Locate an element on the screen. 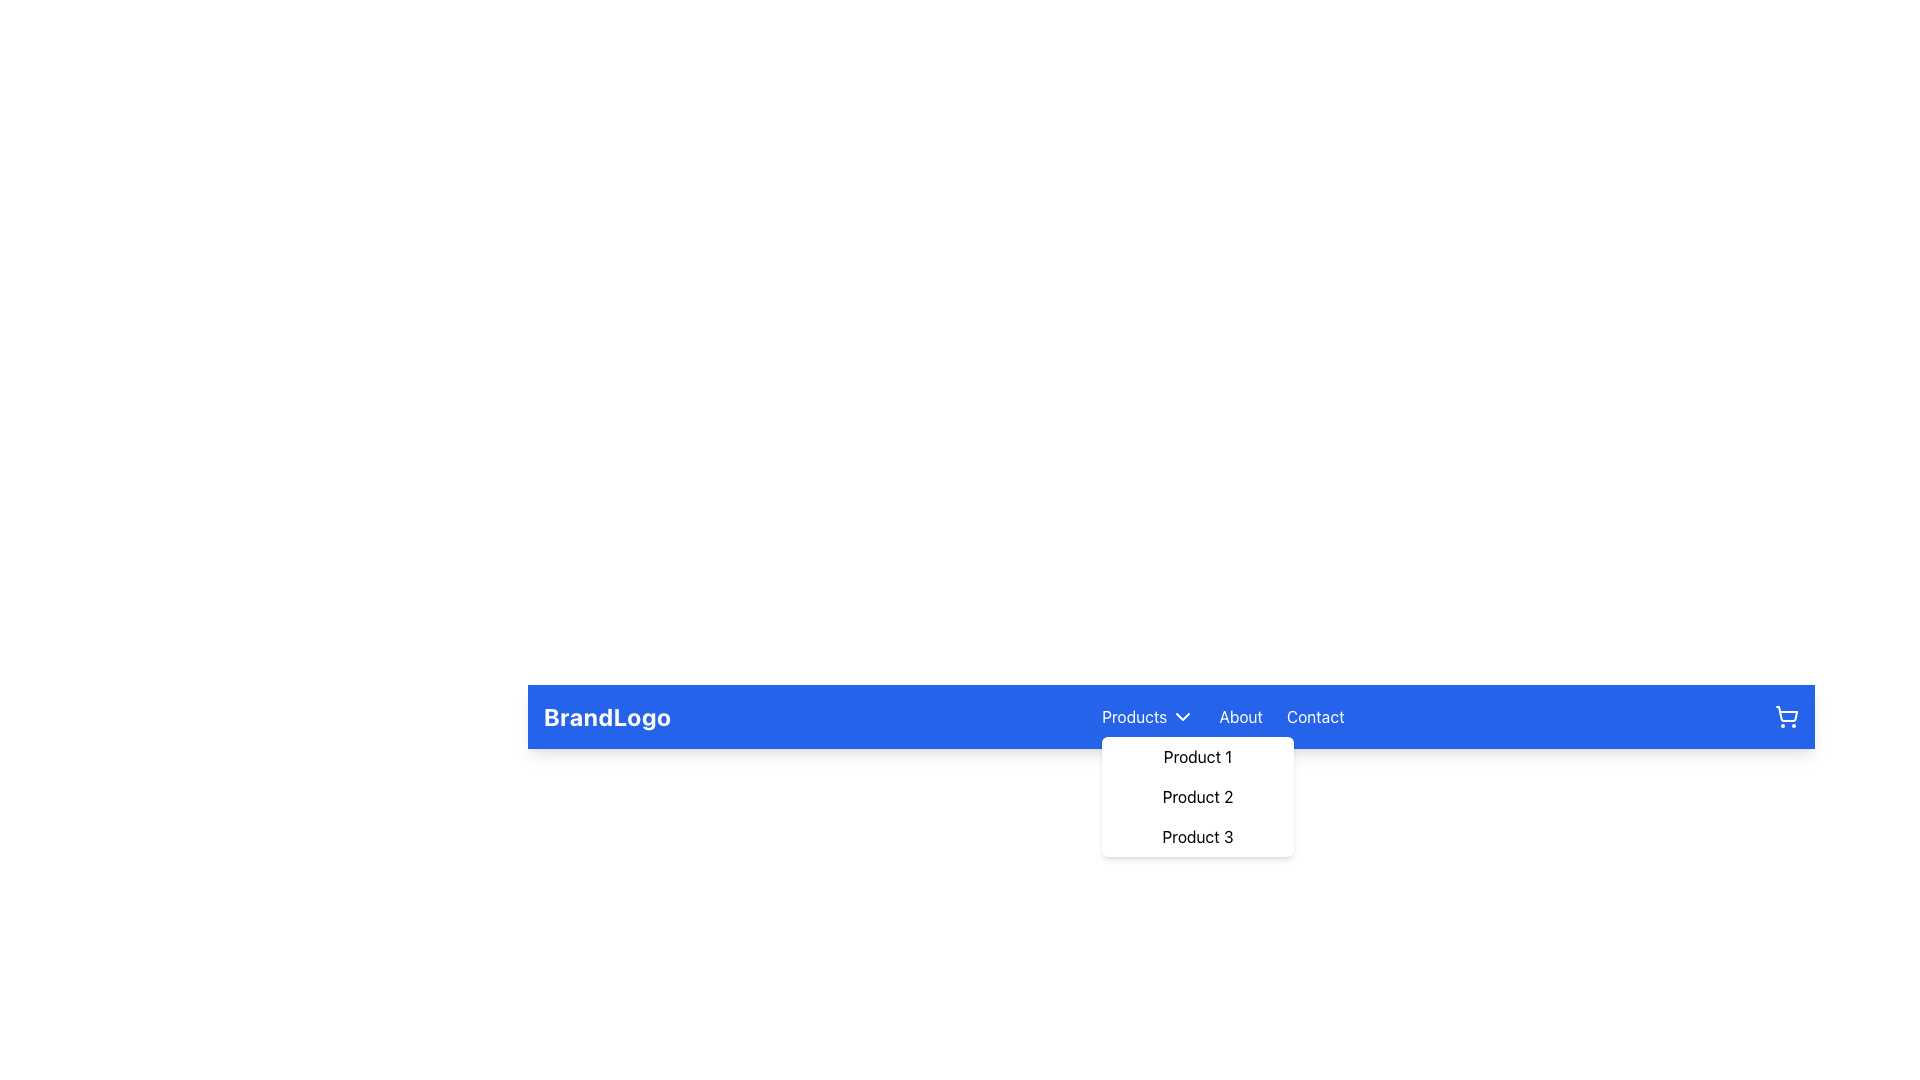  the 'Product 1' hyperlink menu item is located at coordinates (1198, 756).